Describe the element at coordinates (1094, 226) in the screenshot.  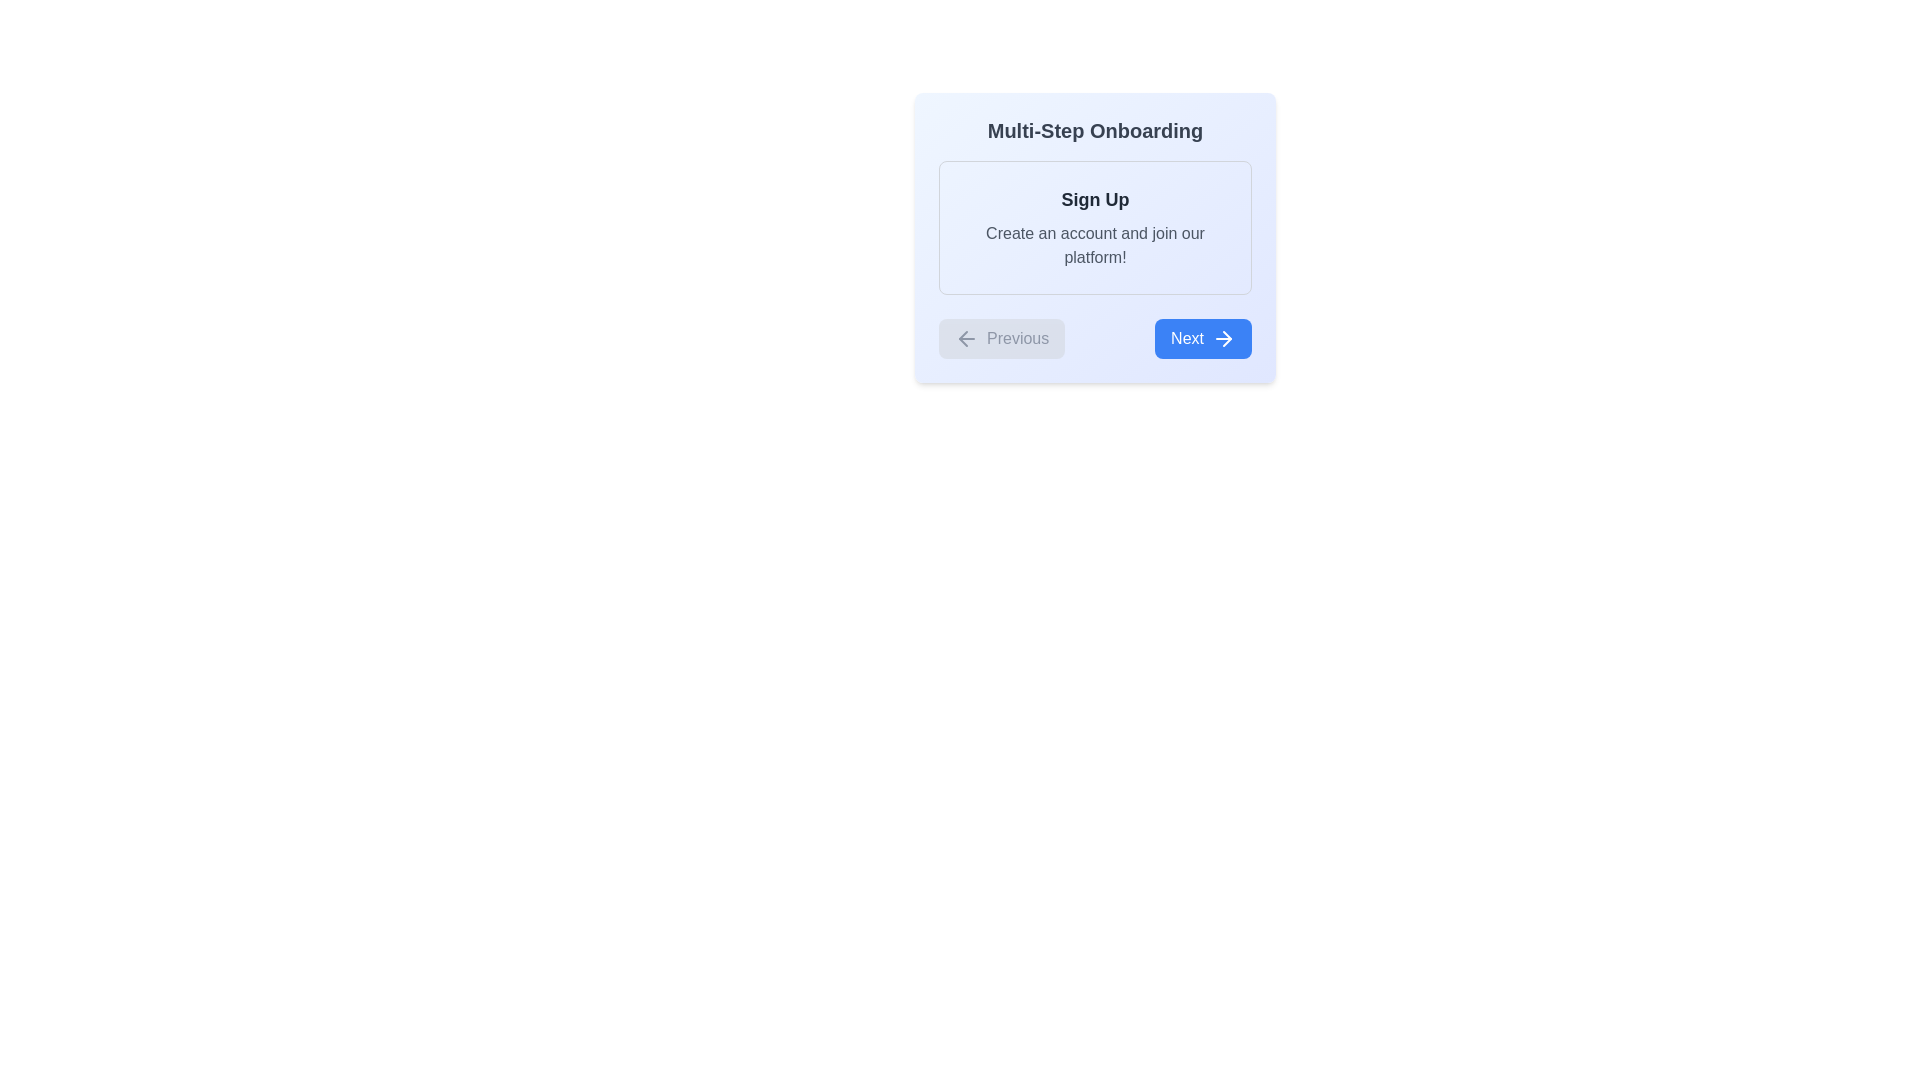
I see `the introductory text block that provides information about creating an account in the multi-step onboarding process` at that location.